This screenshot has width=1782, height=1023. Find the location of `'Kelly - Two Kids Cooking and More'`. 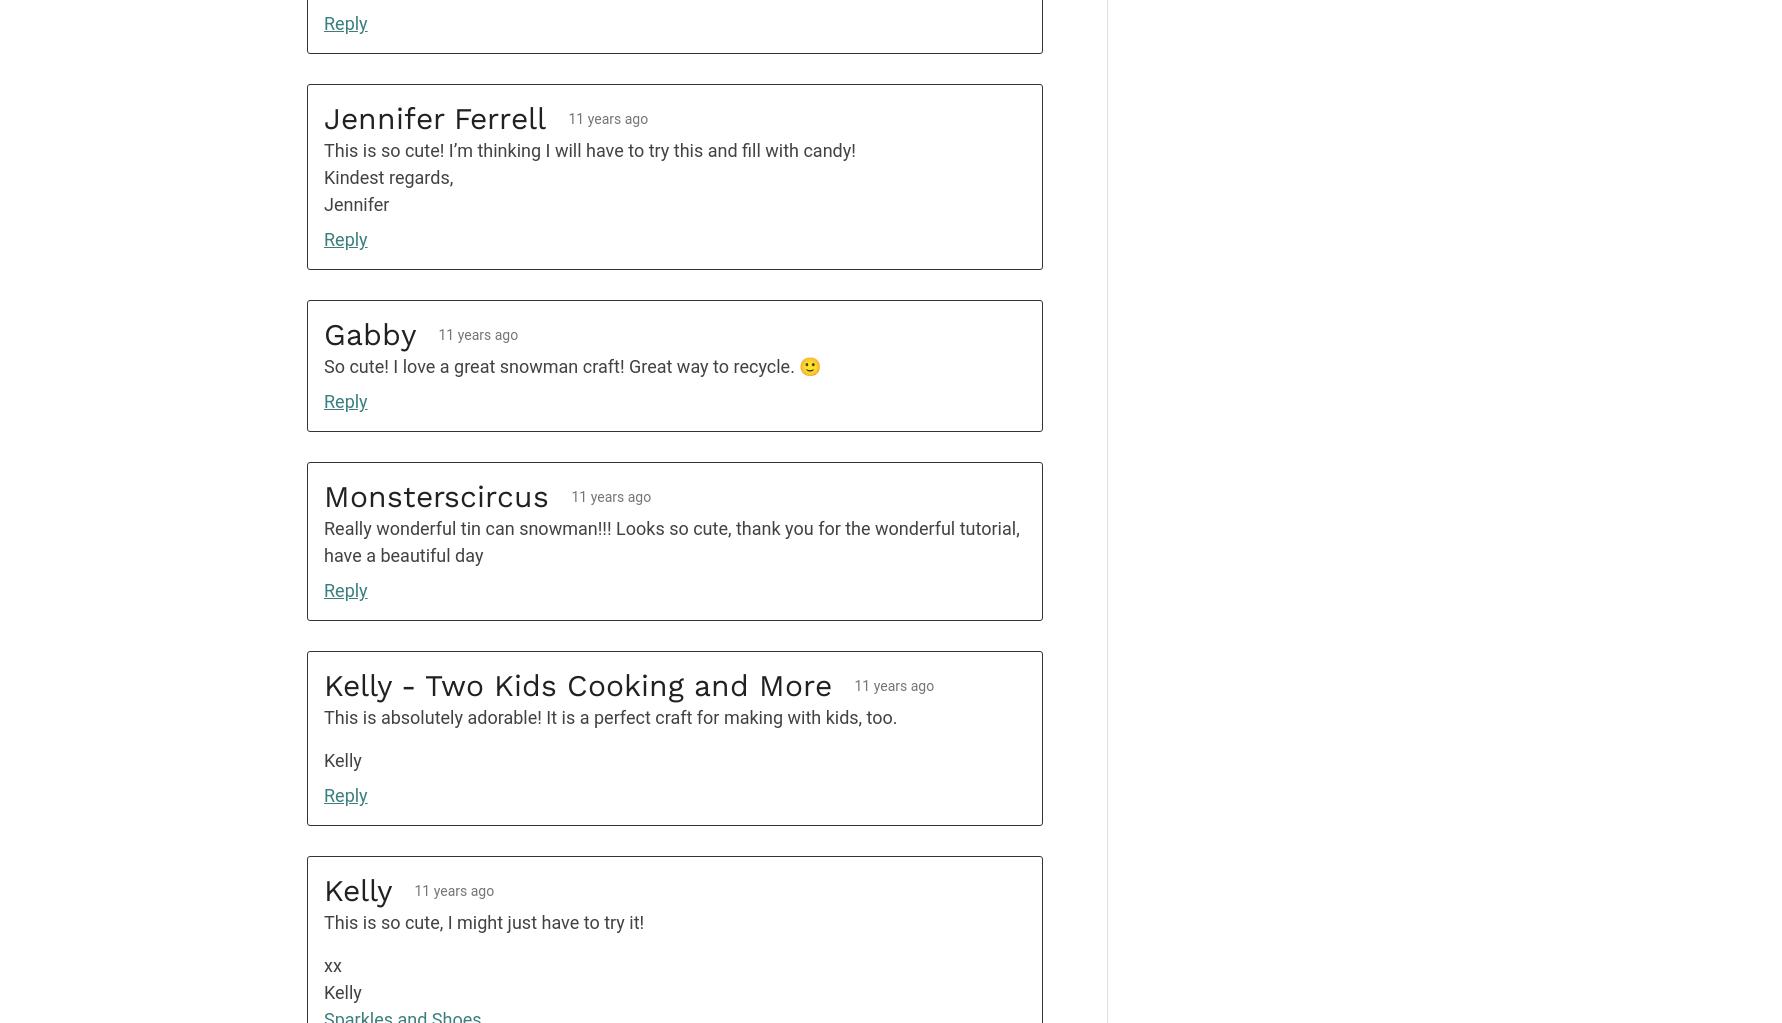

'Kelly - Two Kids Cooking and More' is located at coordinates (578, 684).